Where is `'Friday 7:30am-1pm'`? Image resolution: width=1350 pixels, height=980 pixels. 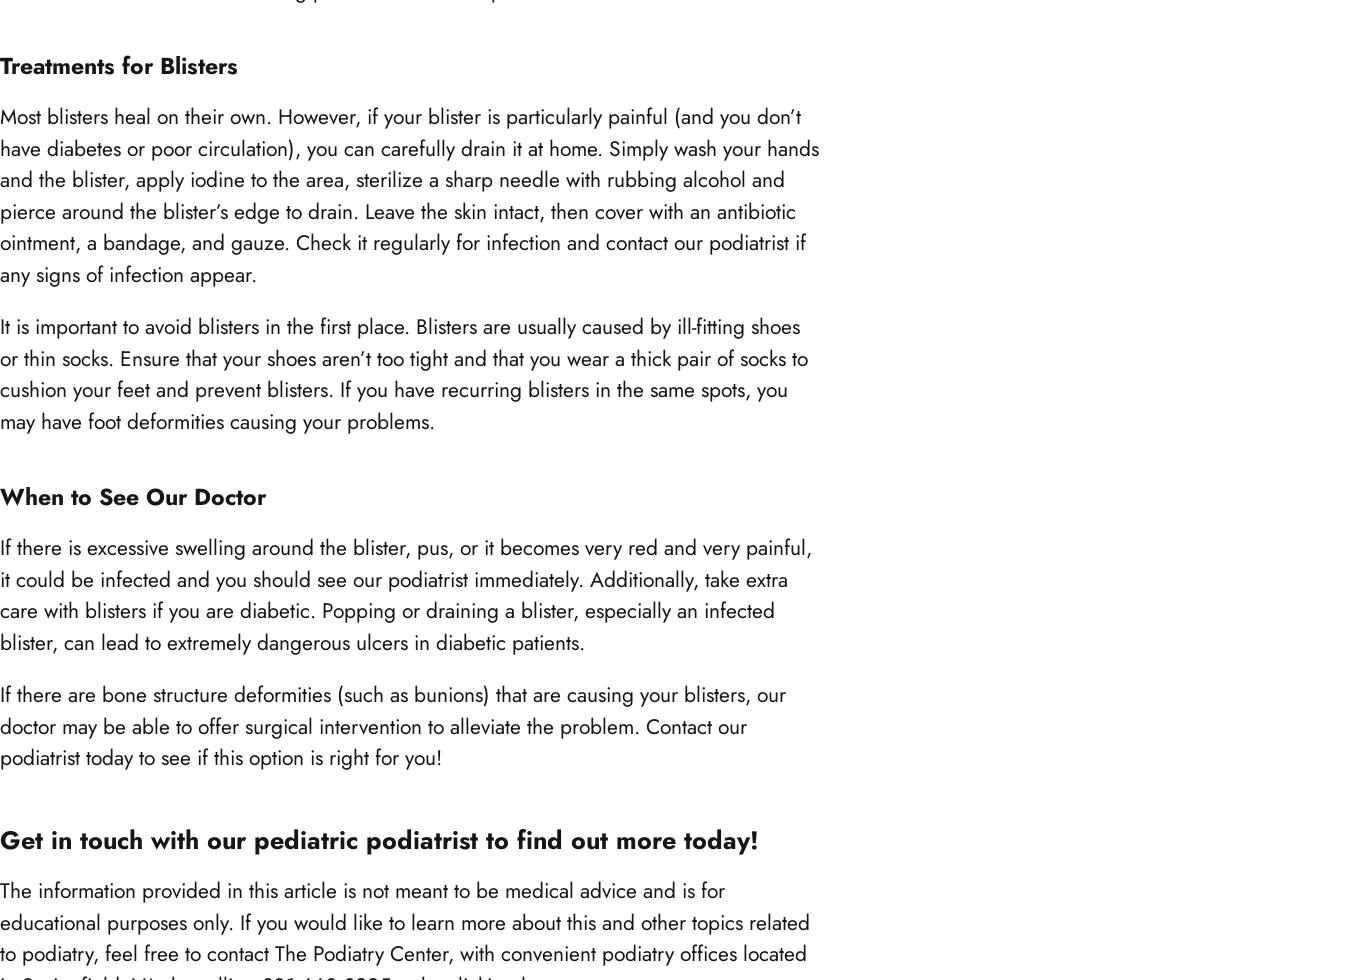 'Friday 7:30am-1pm' is located at coordinates (74, 87).